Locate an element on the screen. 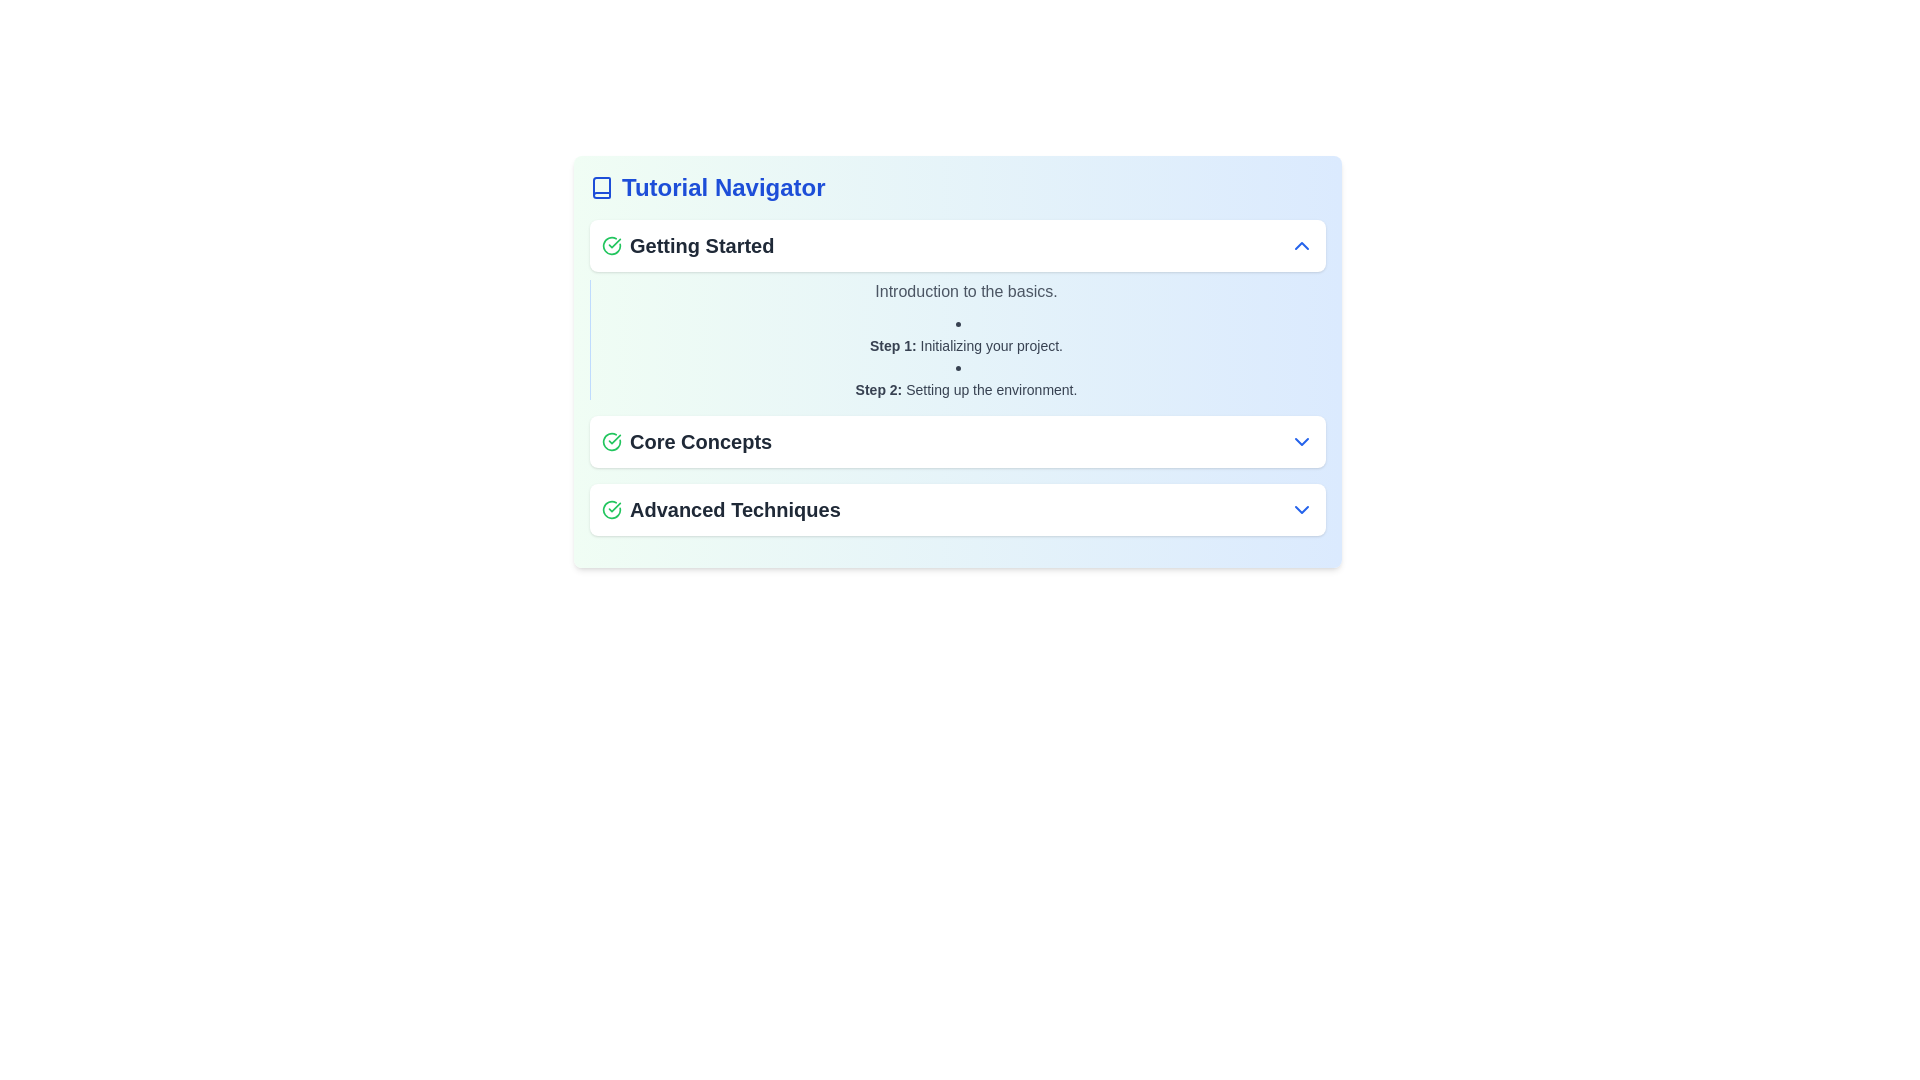  the icon representing the 'Tutorial Navigator' section, located at the far-left side of the header bar, adjacent to the text is located at coordinates (600, 188).